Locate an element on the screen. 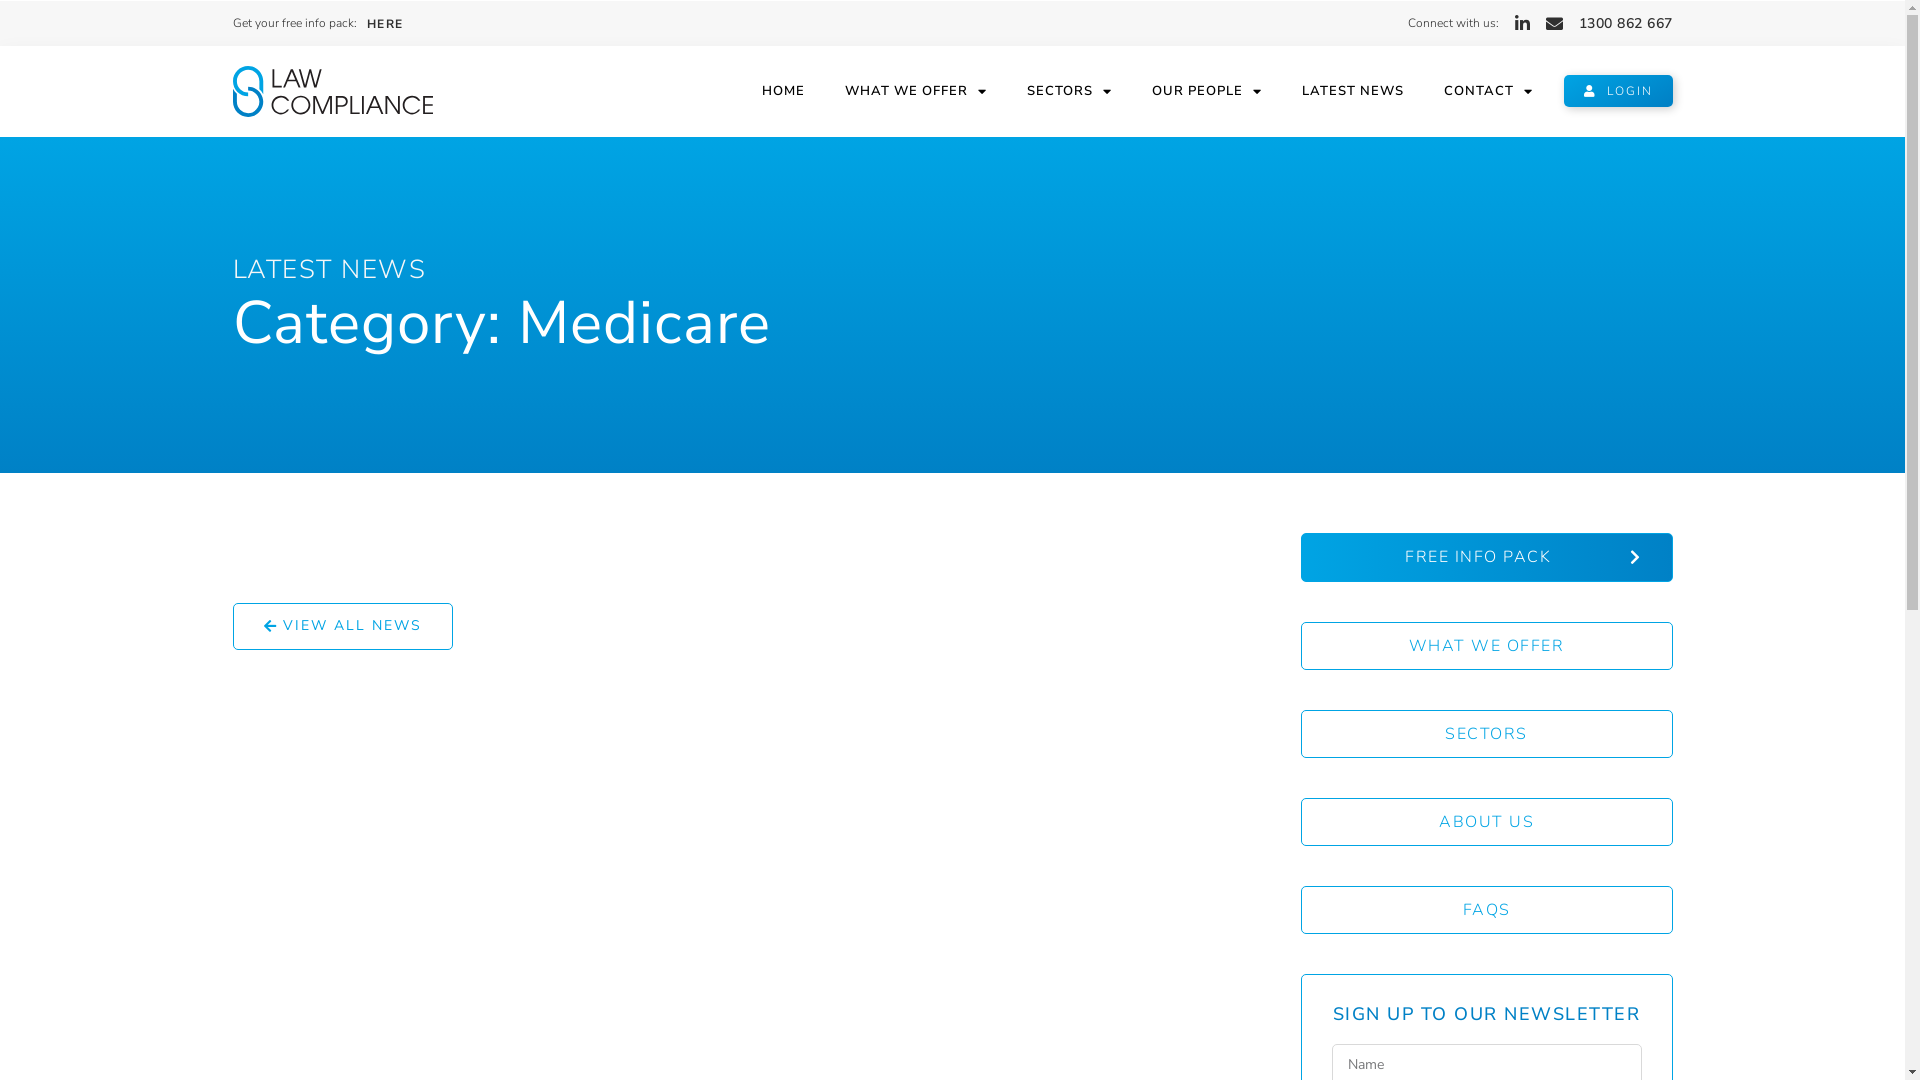 This screenshot has height=1080, width=1920. 'HOME' is located at coordinates (782, 91).